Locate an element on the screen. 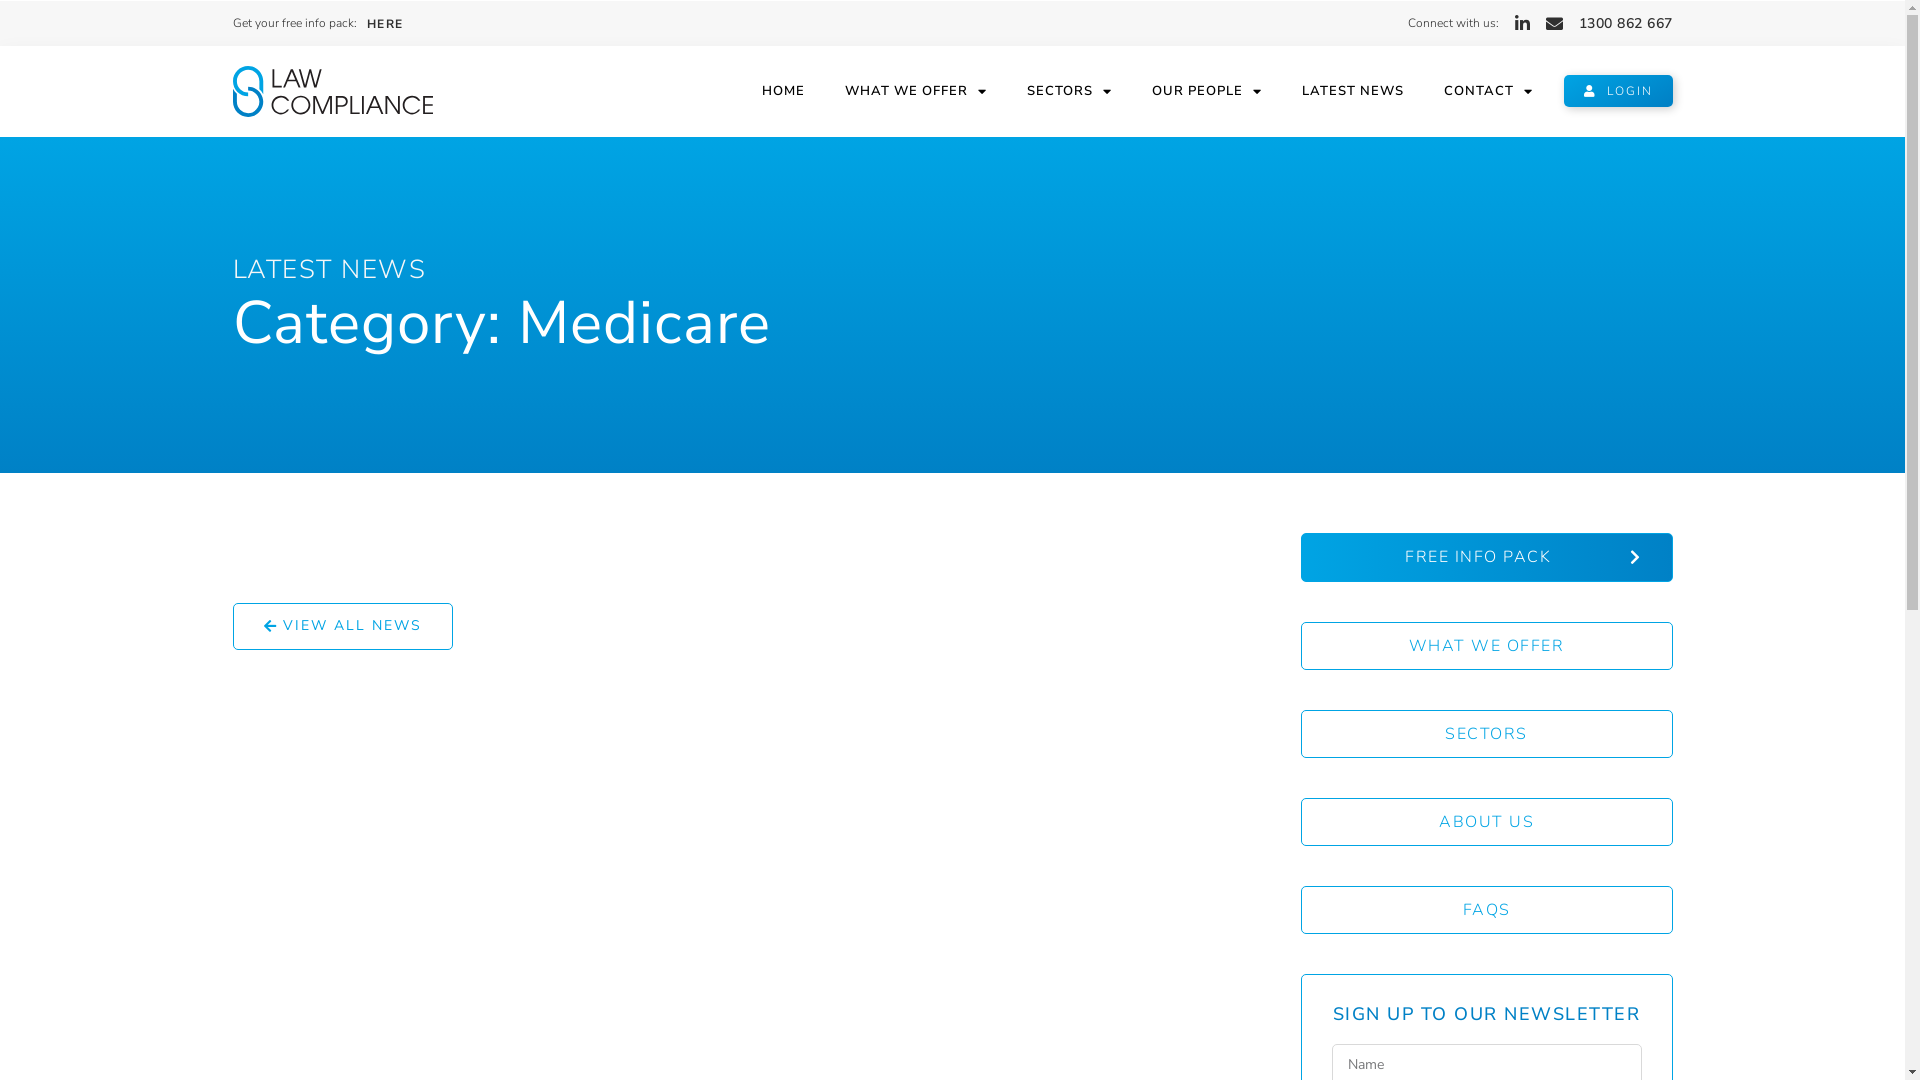 This screenshot has height=1080, width=1920. 'HOME' is located at coordinates (782, 91).